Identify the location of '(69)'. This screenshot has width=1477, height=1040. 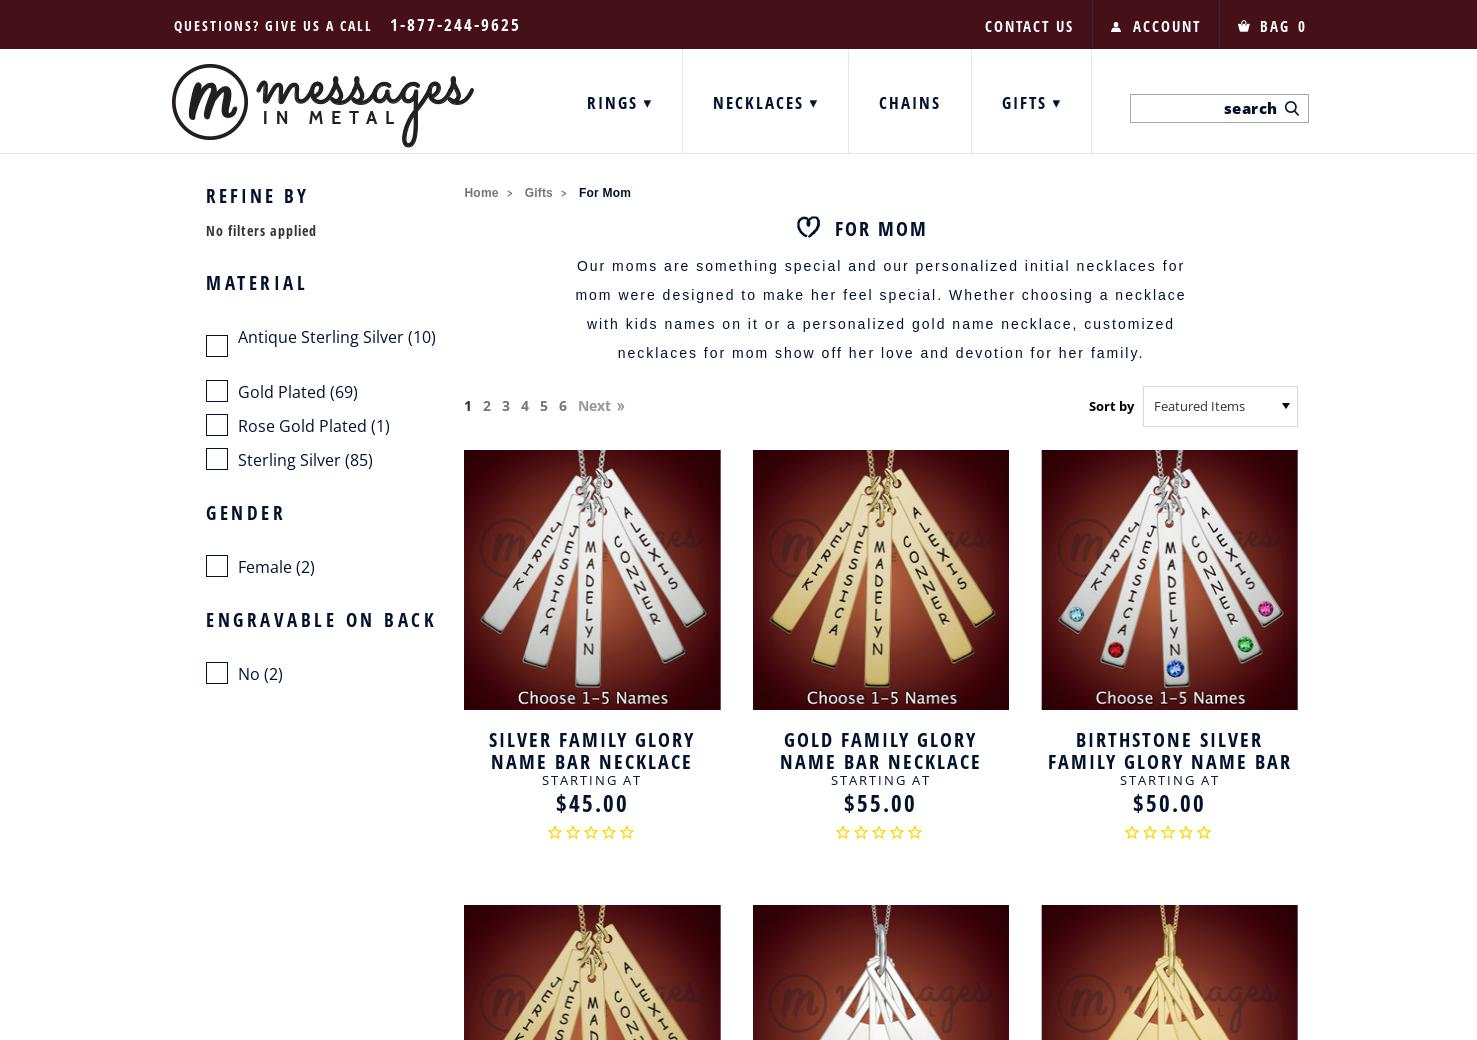
(342, 391).